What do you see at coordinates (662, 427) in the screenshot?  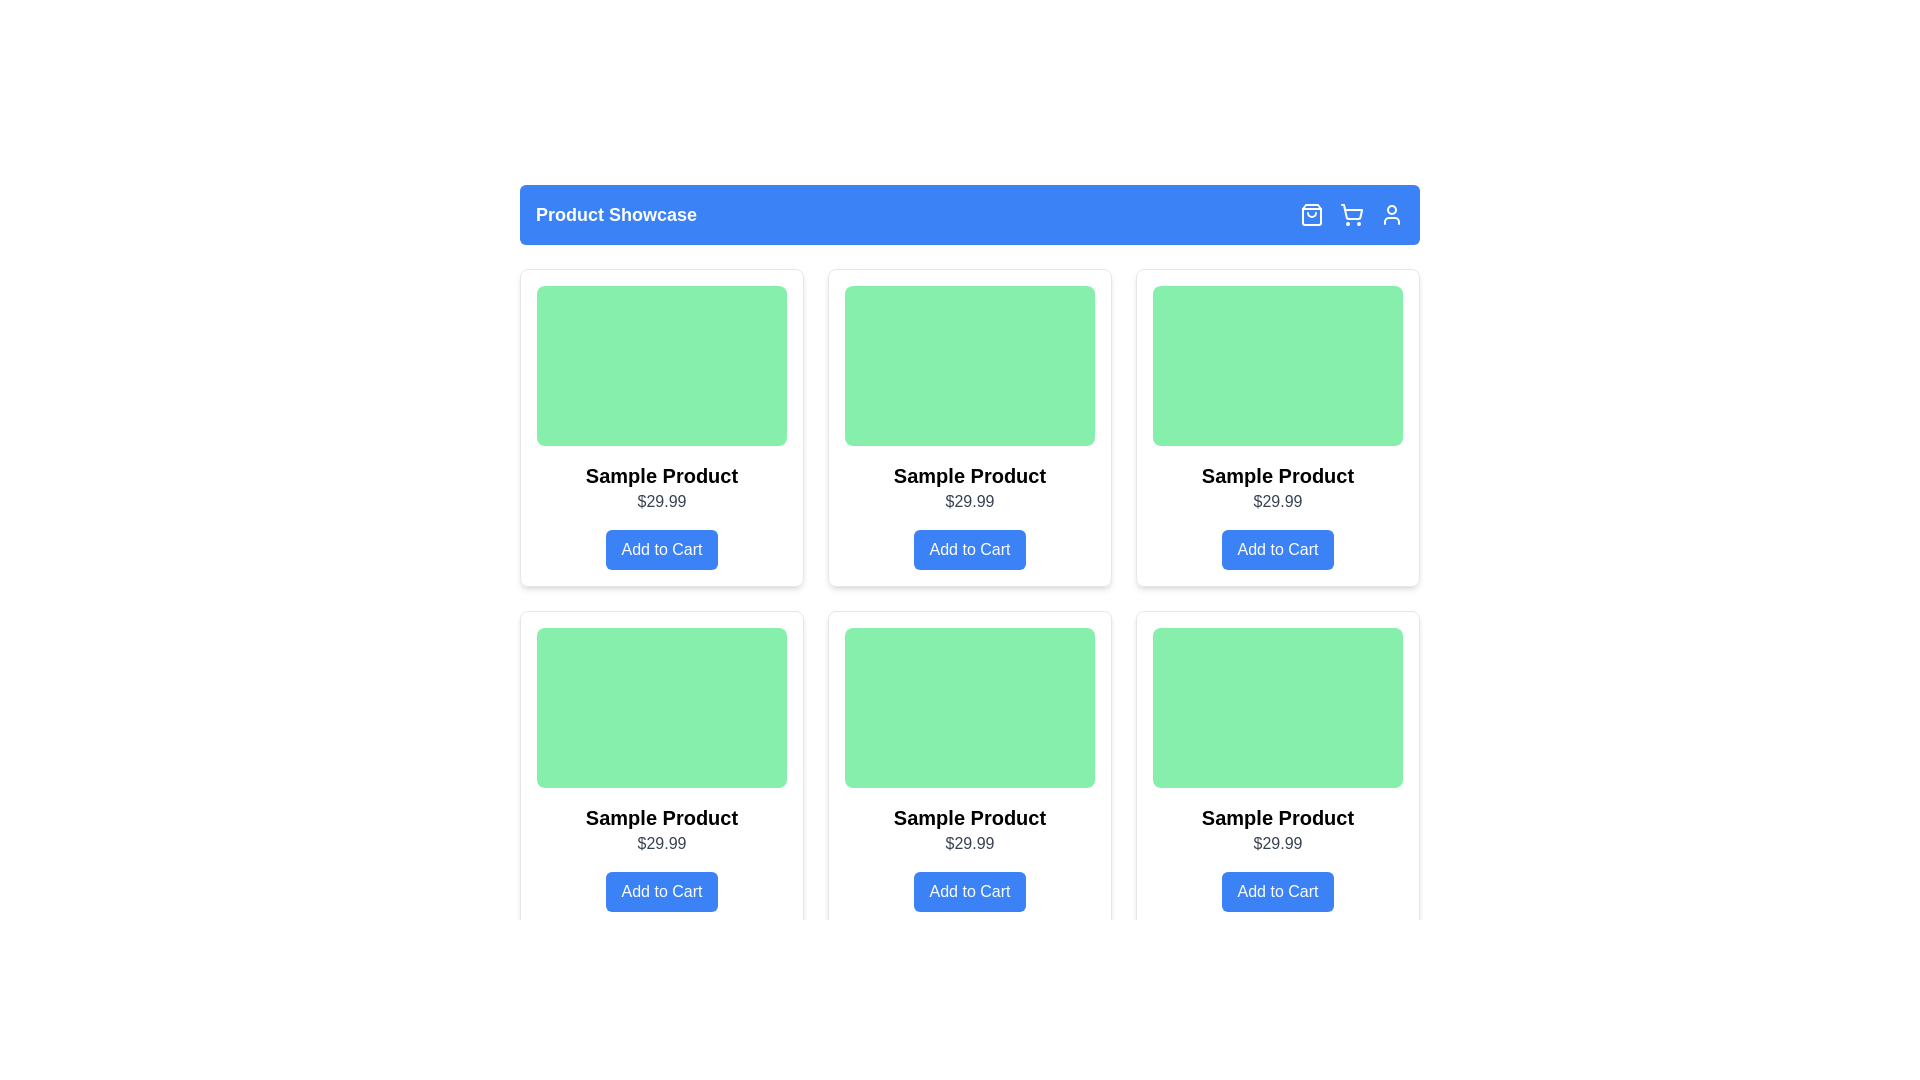 I see `the product preview element` at bounding box center [662, 427].